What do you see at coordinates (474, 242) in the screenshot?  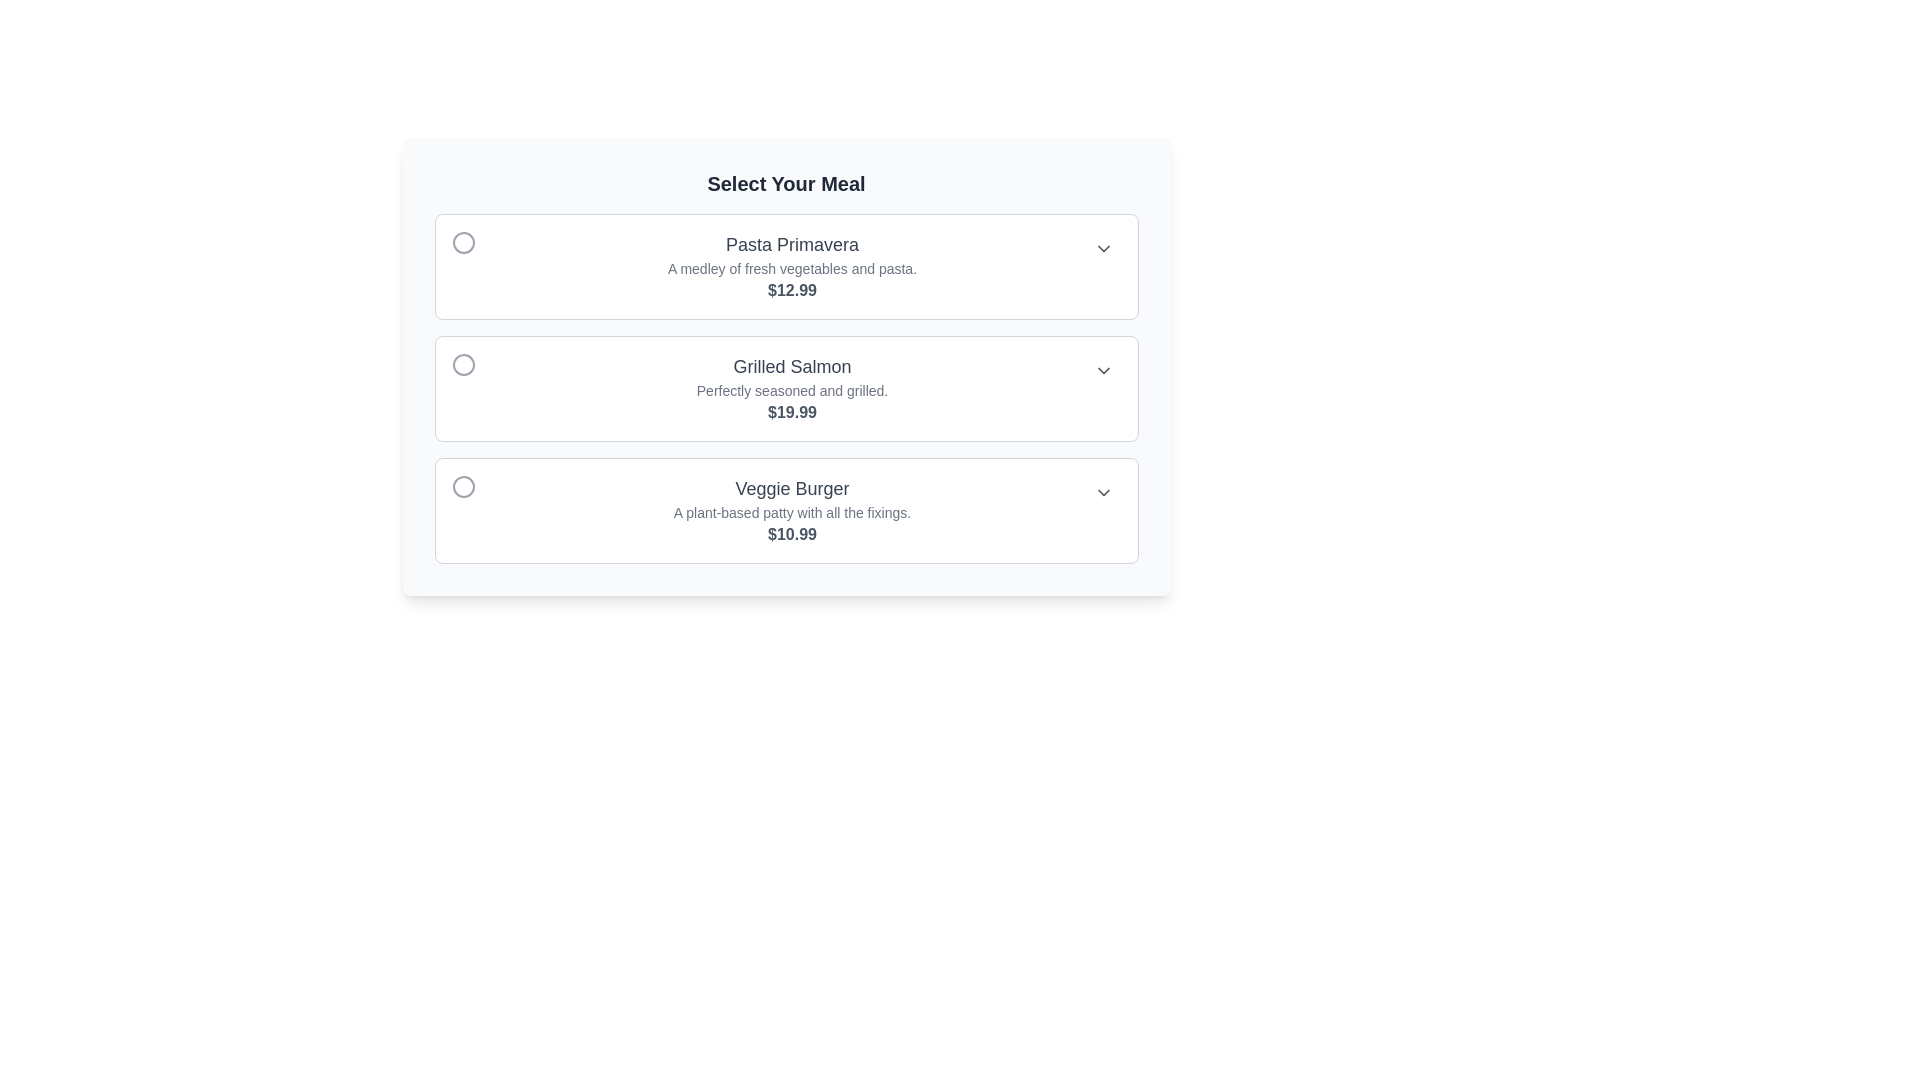 I see `the gray circular radio button` at bounding box center [474, 242].